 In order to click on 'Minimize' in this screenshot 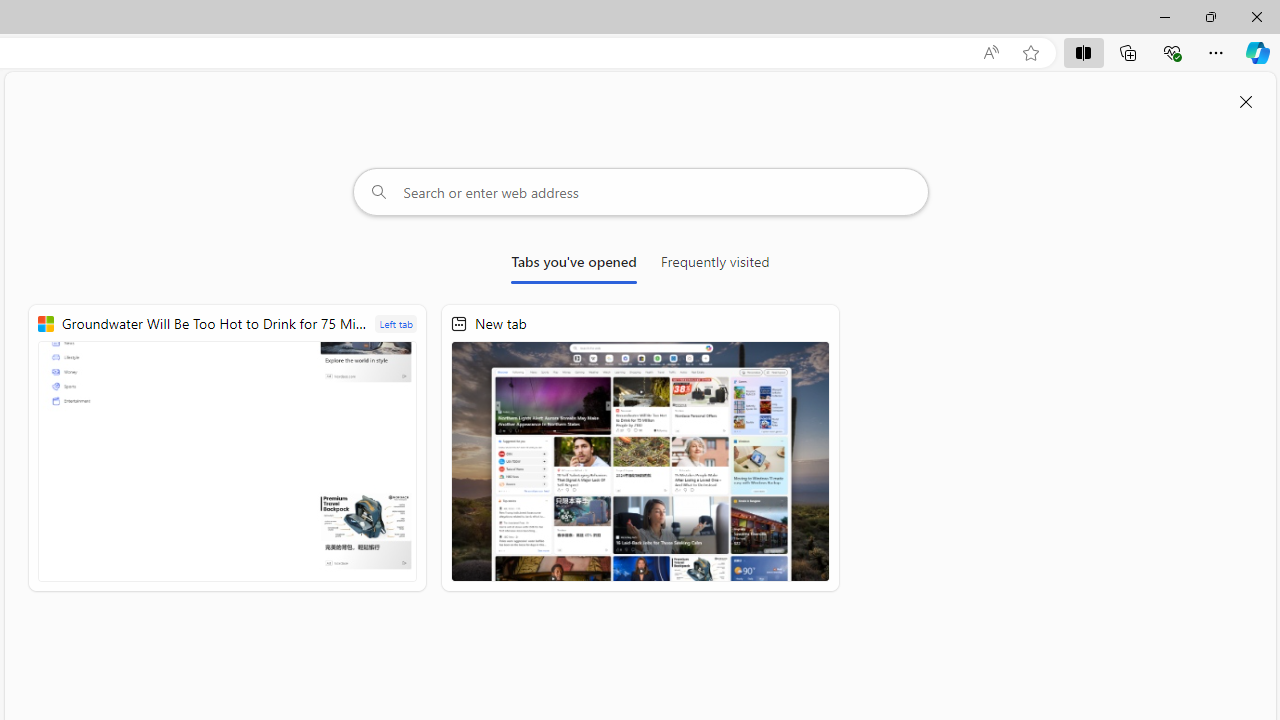, I will do `click(1164, 16)`.